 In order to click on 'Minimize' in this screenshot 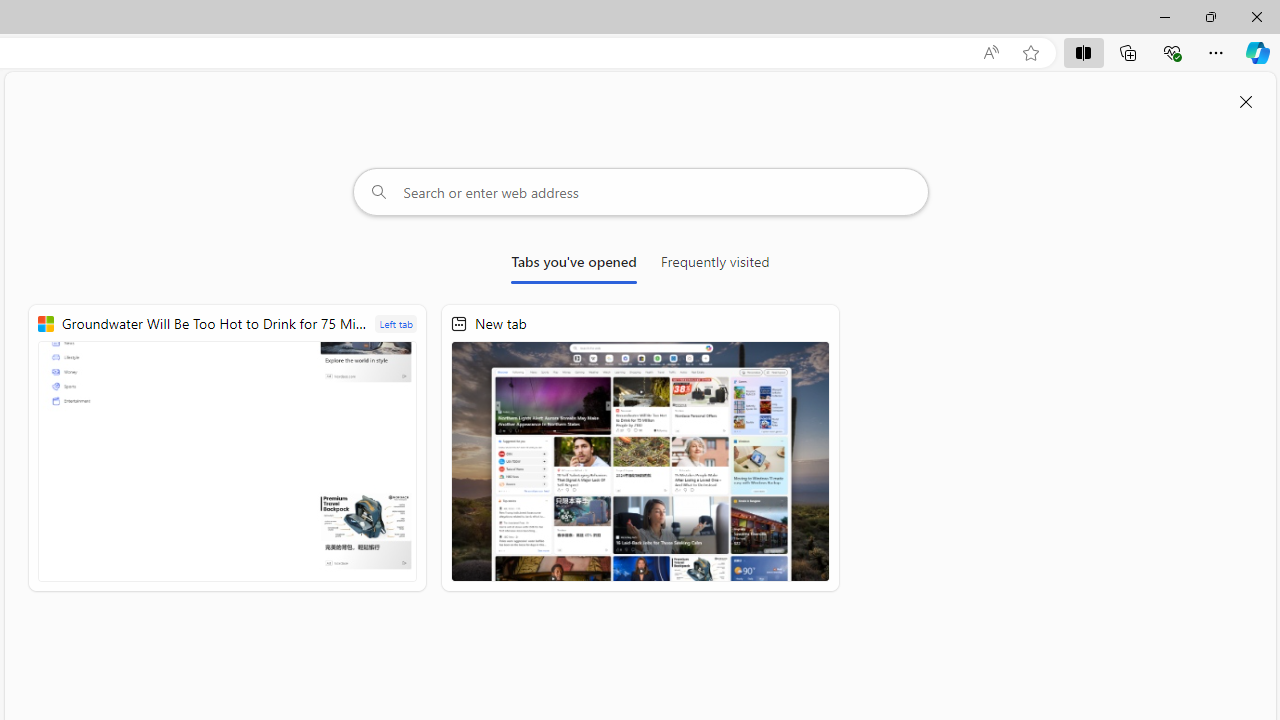, I will do `click(1164, 16)`.